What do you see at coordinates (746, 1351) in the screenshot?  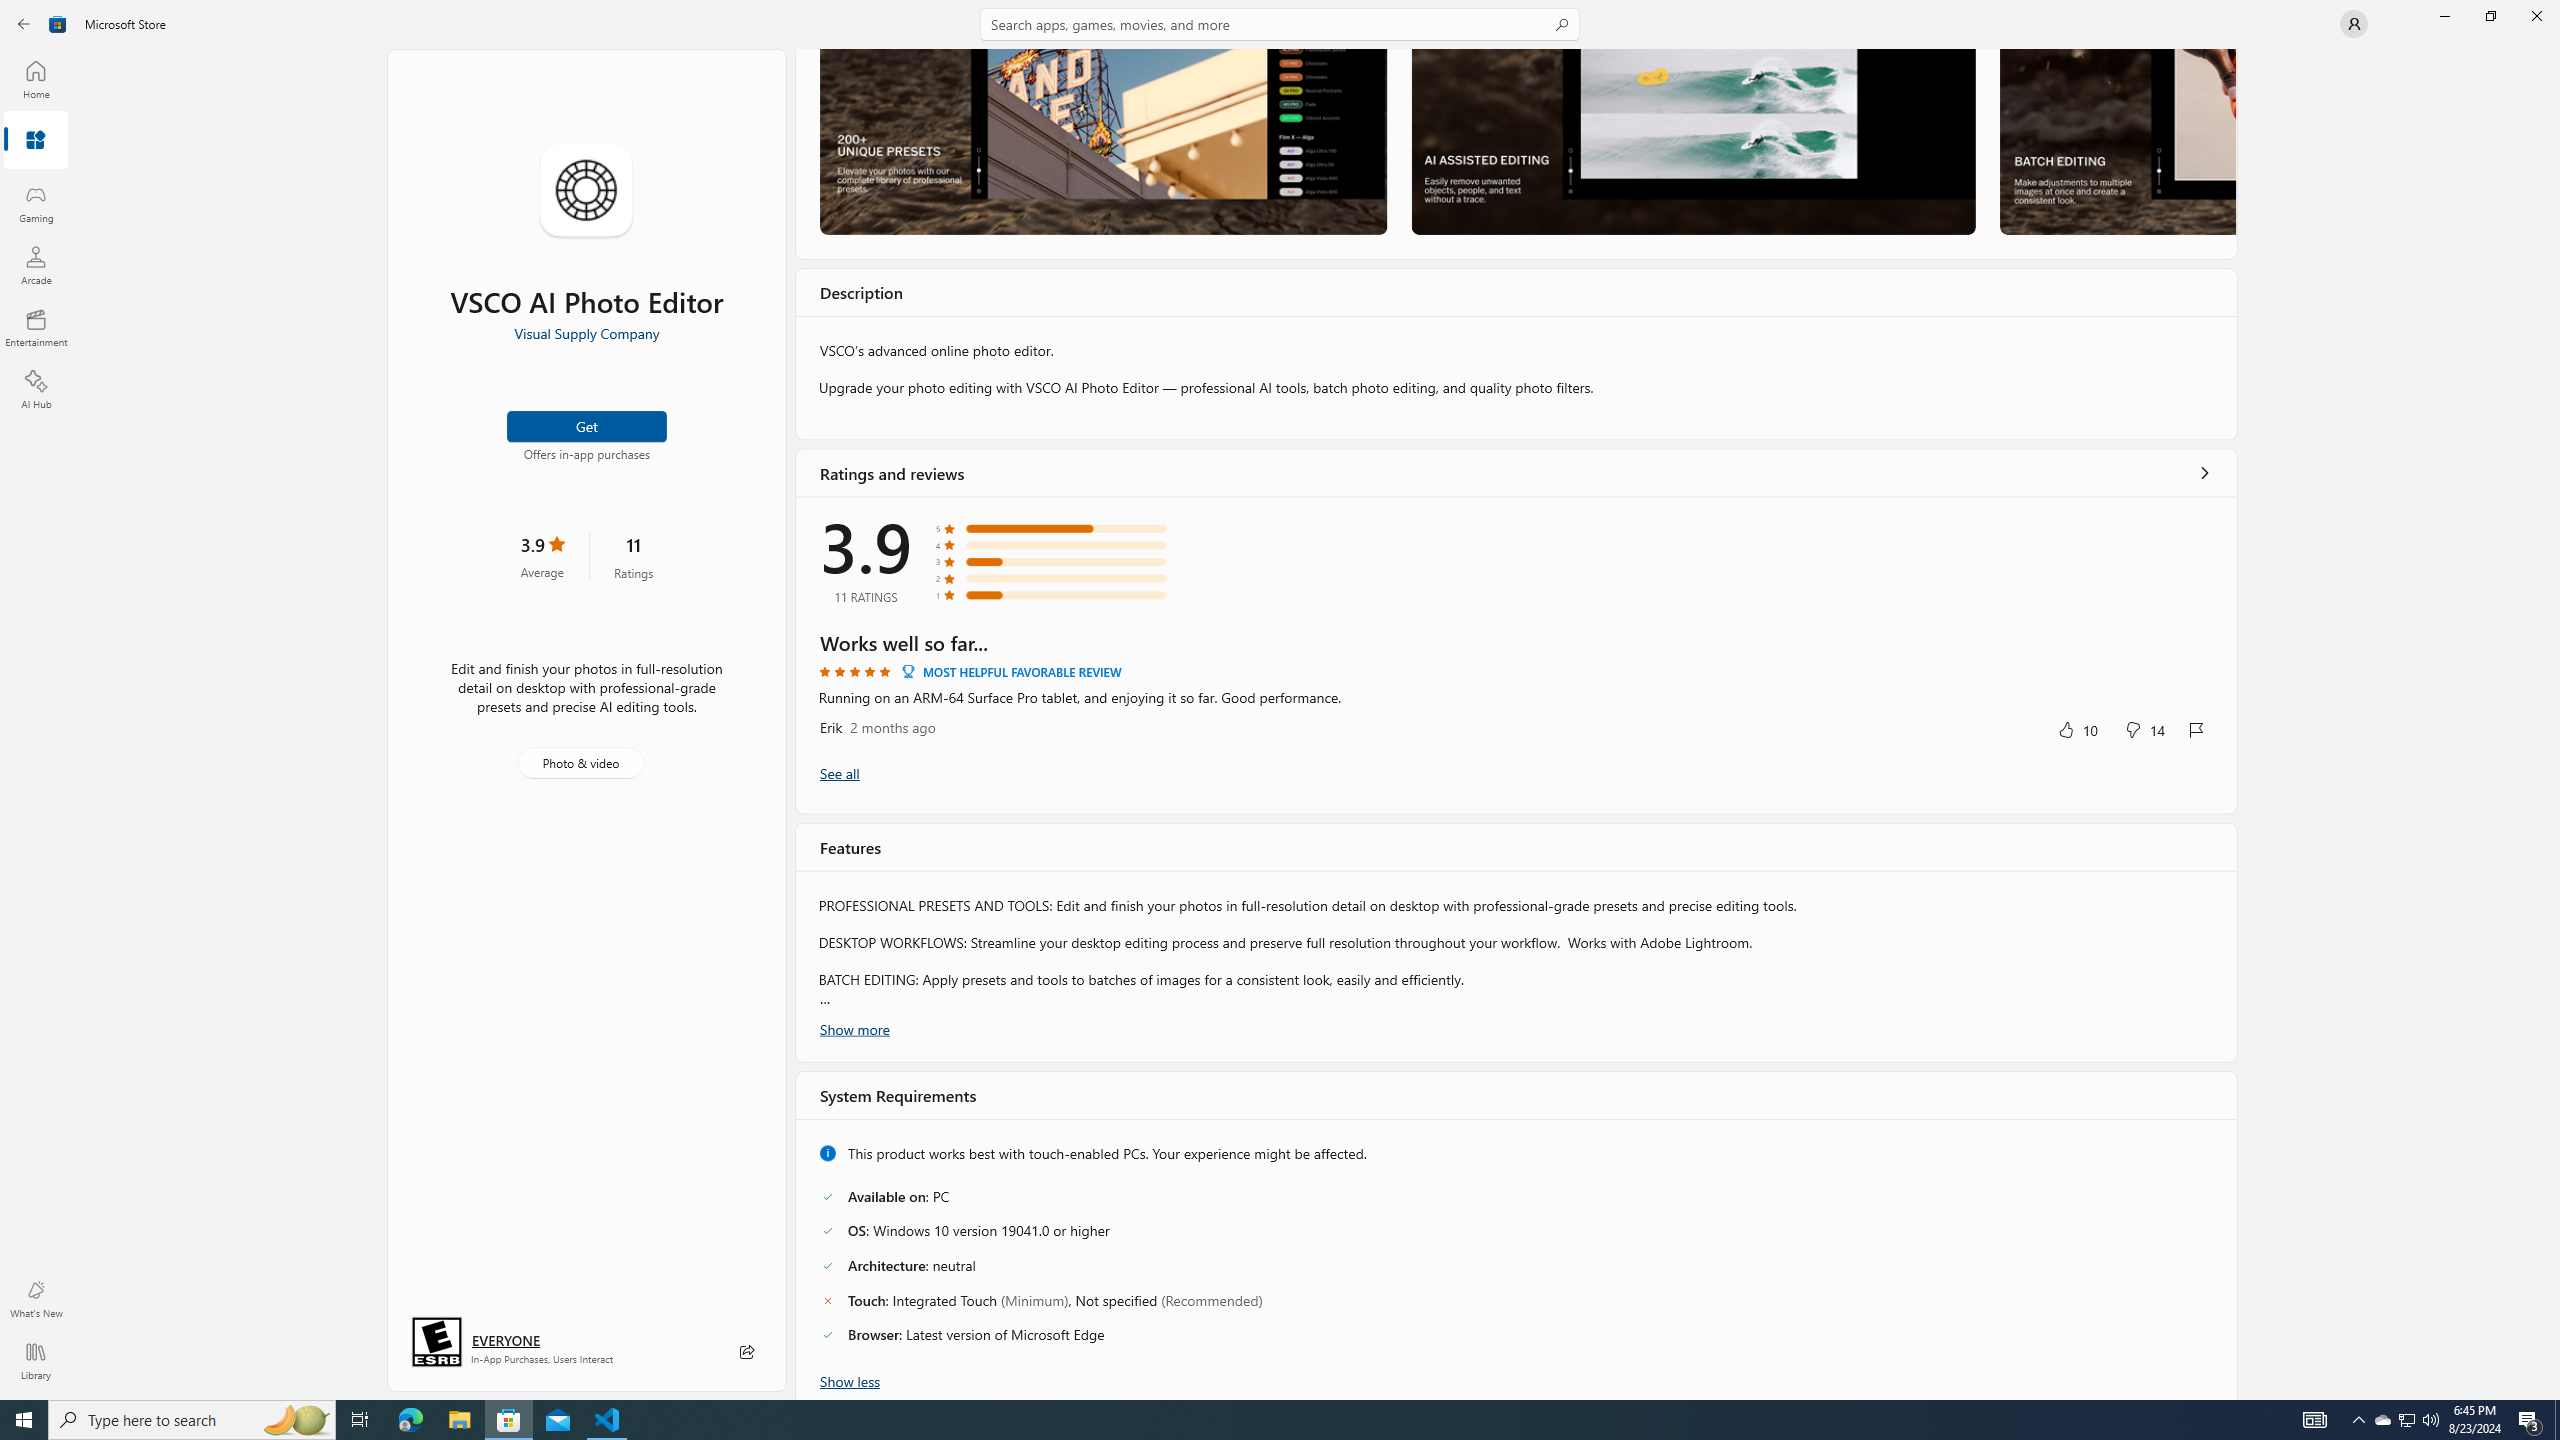 I see `'Share'` at bounding box center [746, 1351].